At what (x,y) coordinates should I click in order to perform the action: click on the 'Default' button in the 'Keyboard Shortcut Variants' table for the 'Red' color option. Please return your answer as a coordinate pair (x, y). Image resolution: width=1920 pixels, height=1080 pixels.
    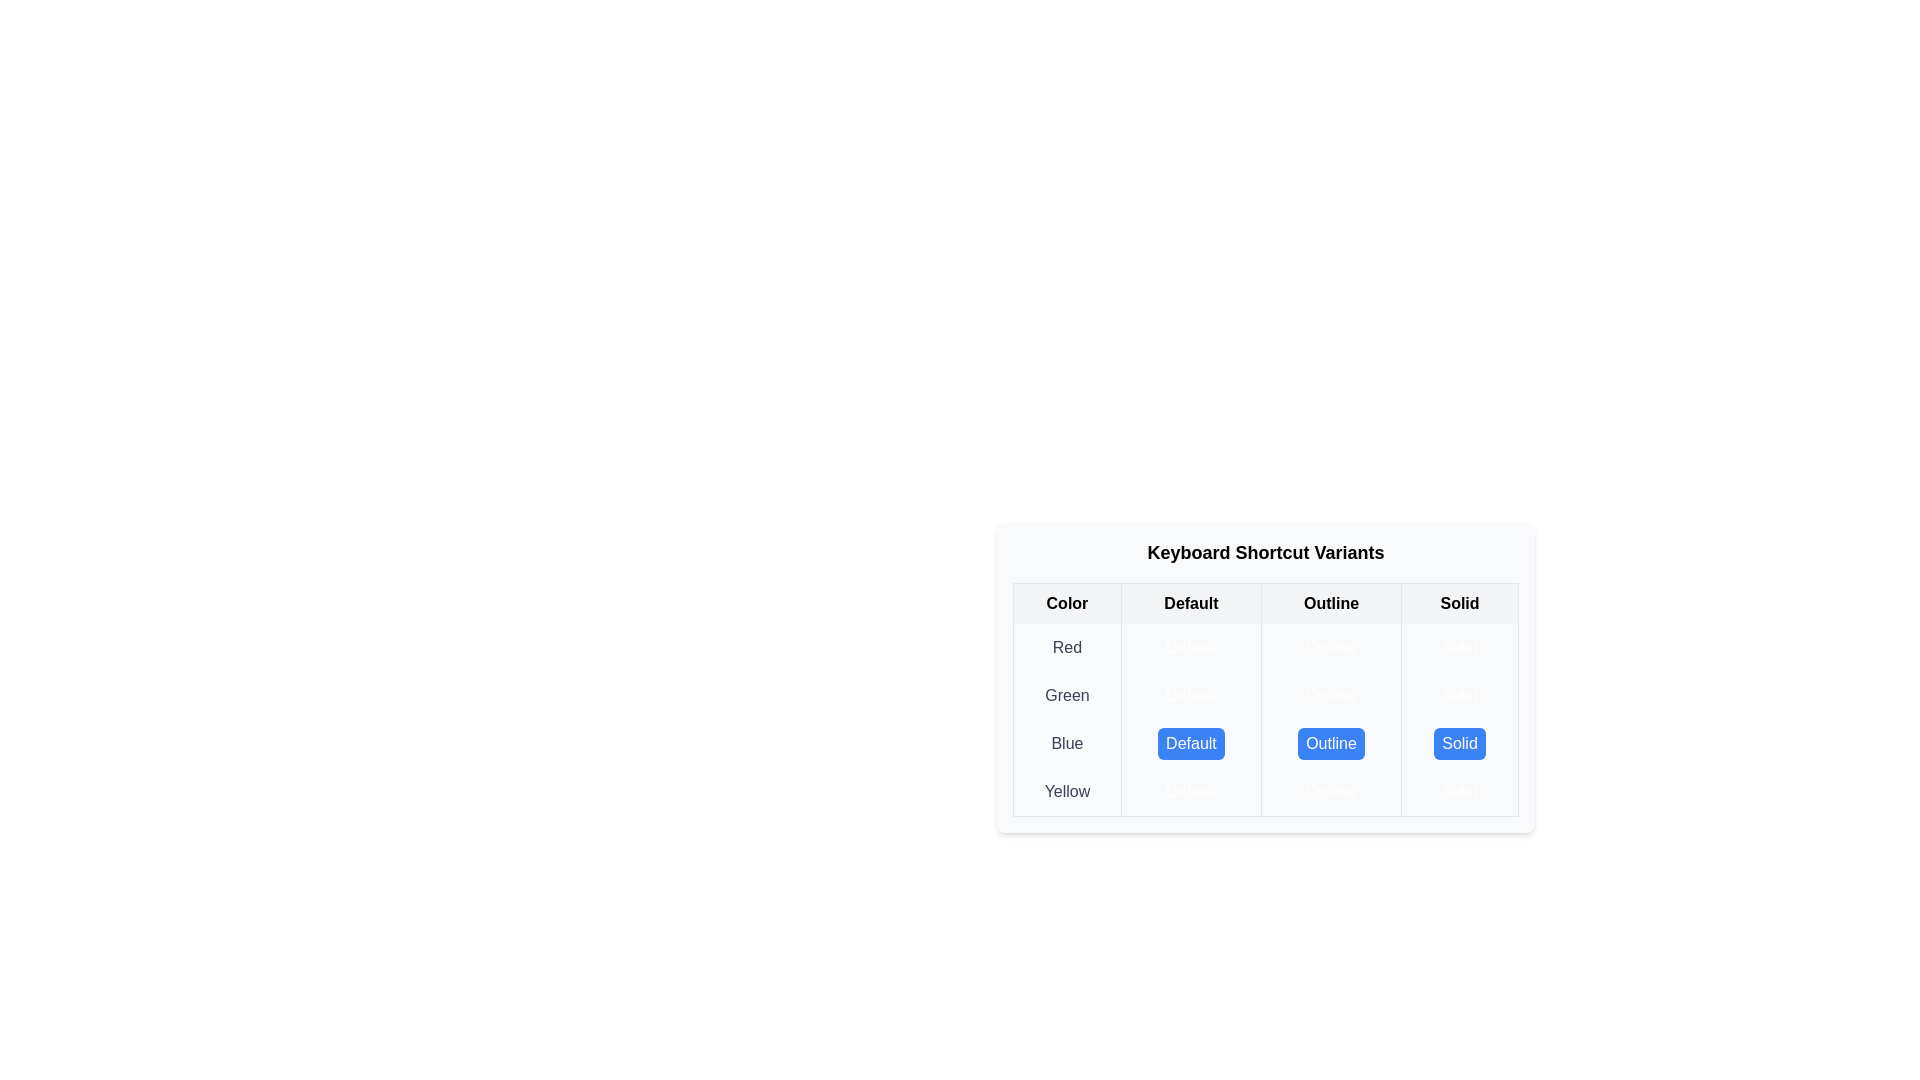
    Looking at the image, I should click on (1191, 648).